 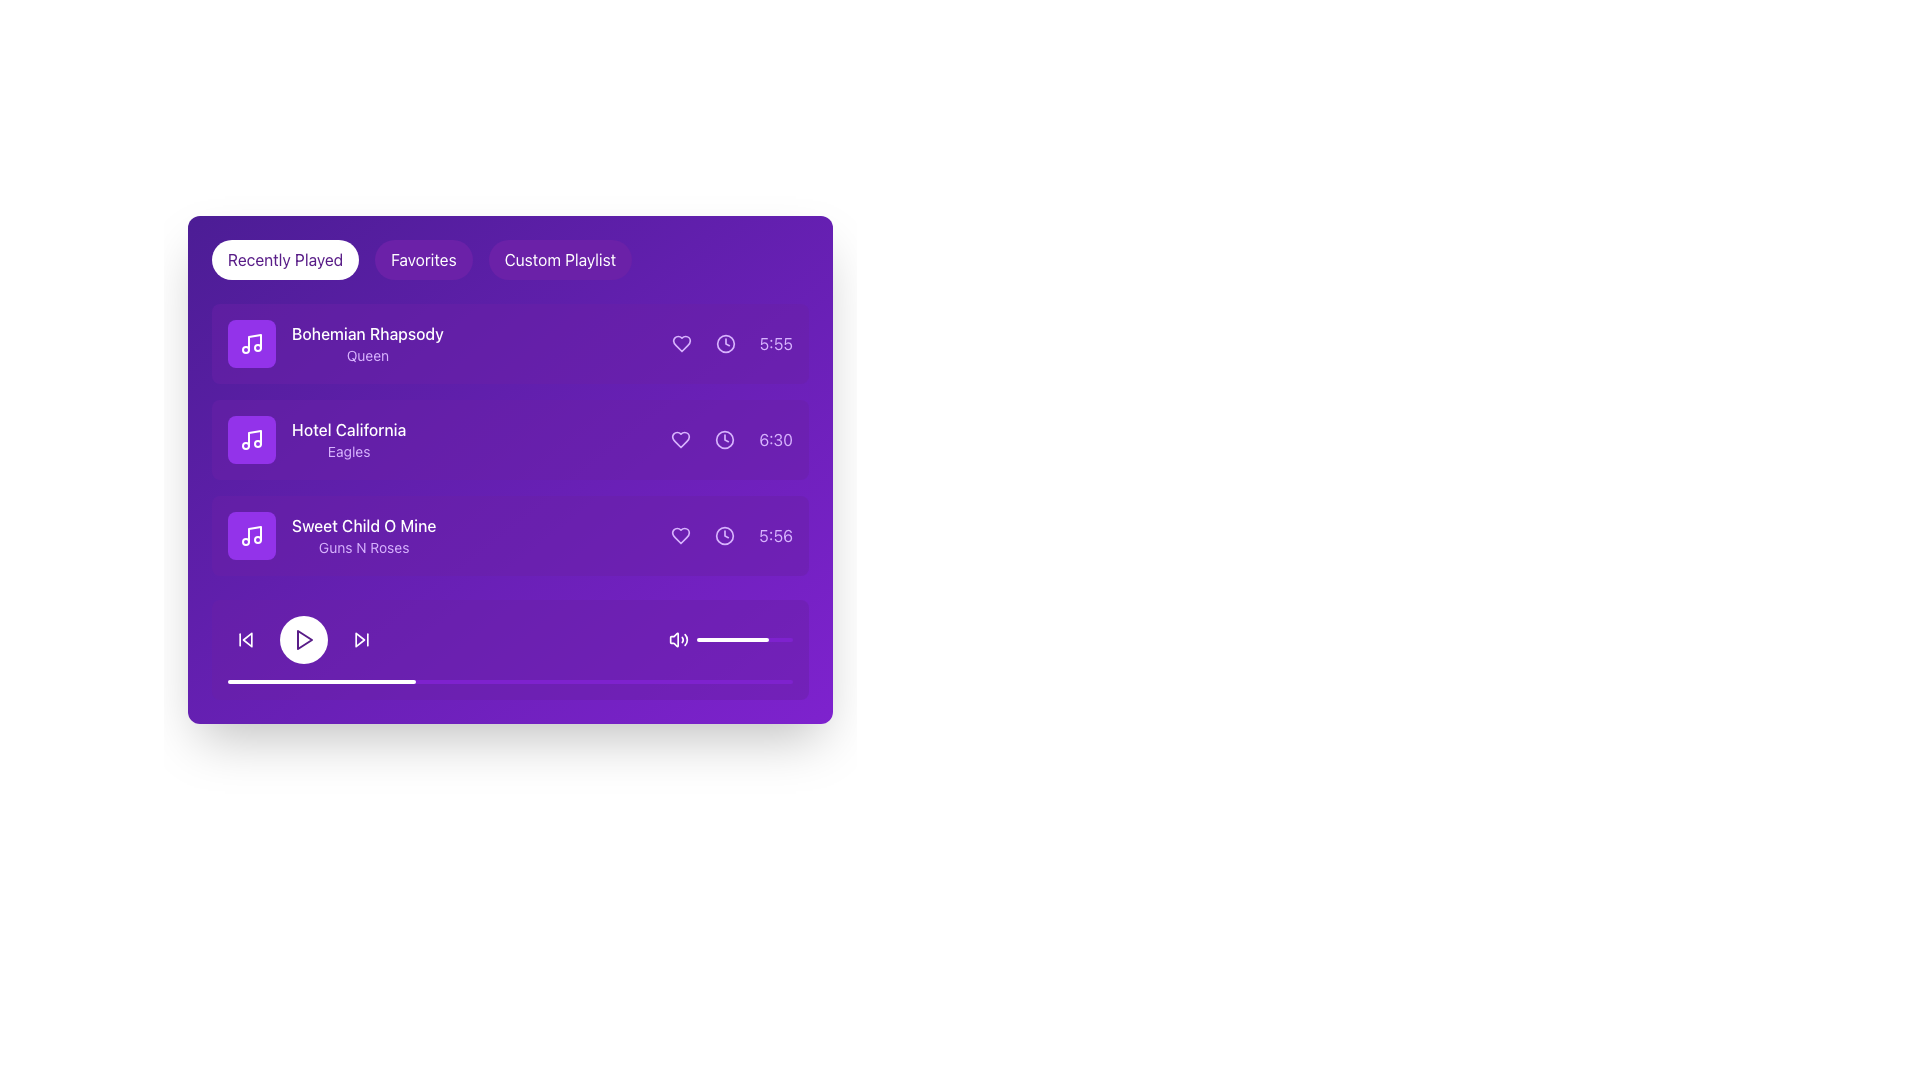 I want to click on the song label displaying 'Hotel California' by 'Eagles', so click(x=349, y=438).